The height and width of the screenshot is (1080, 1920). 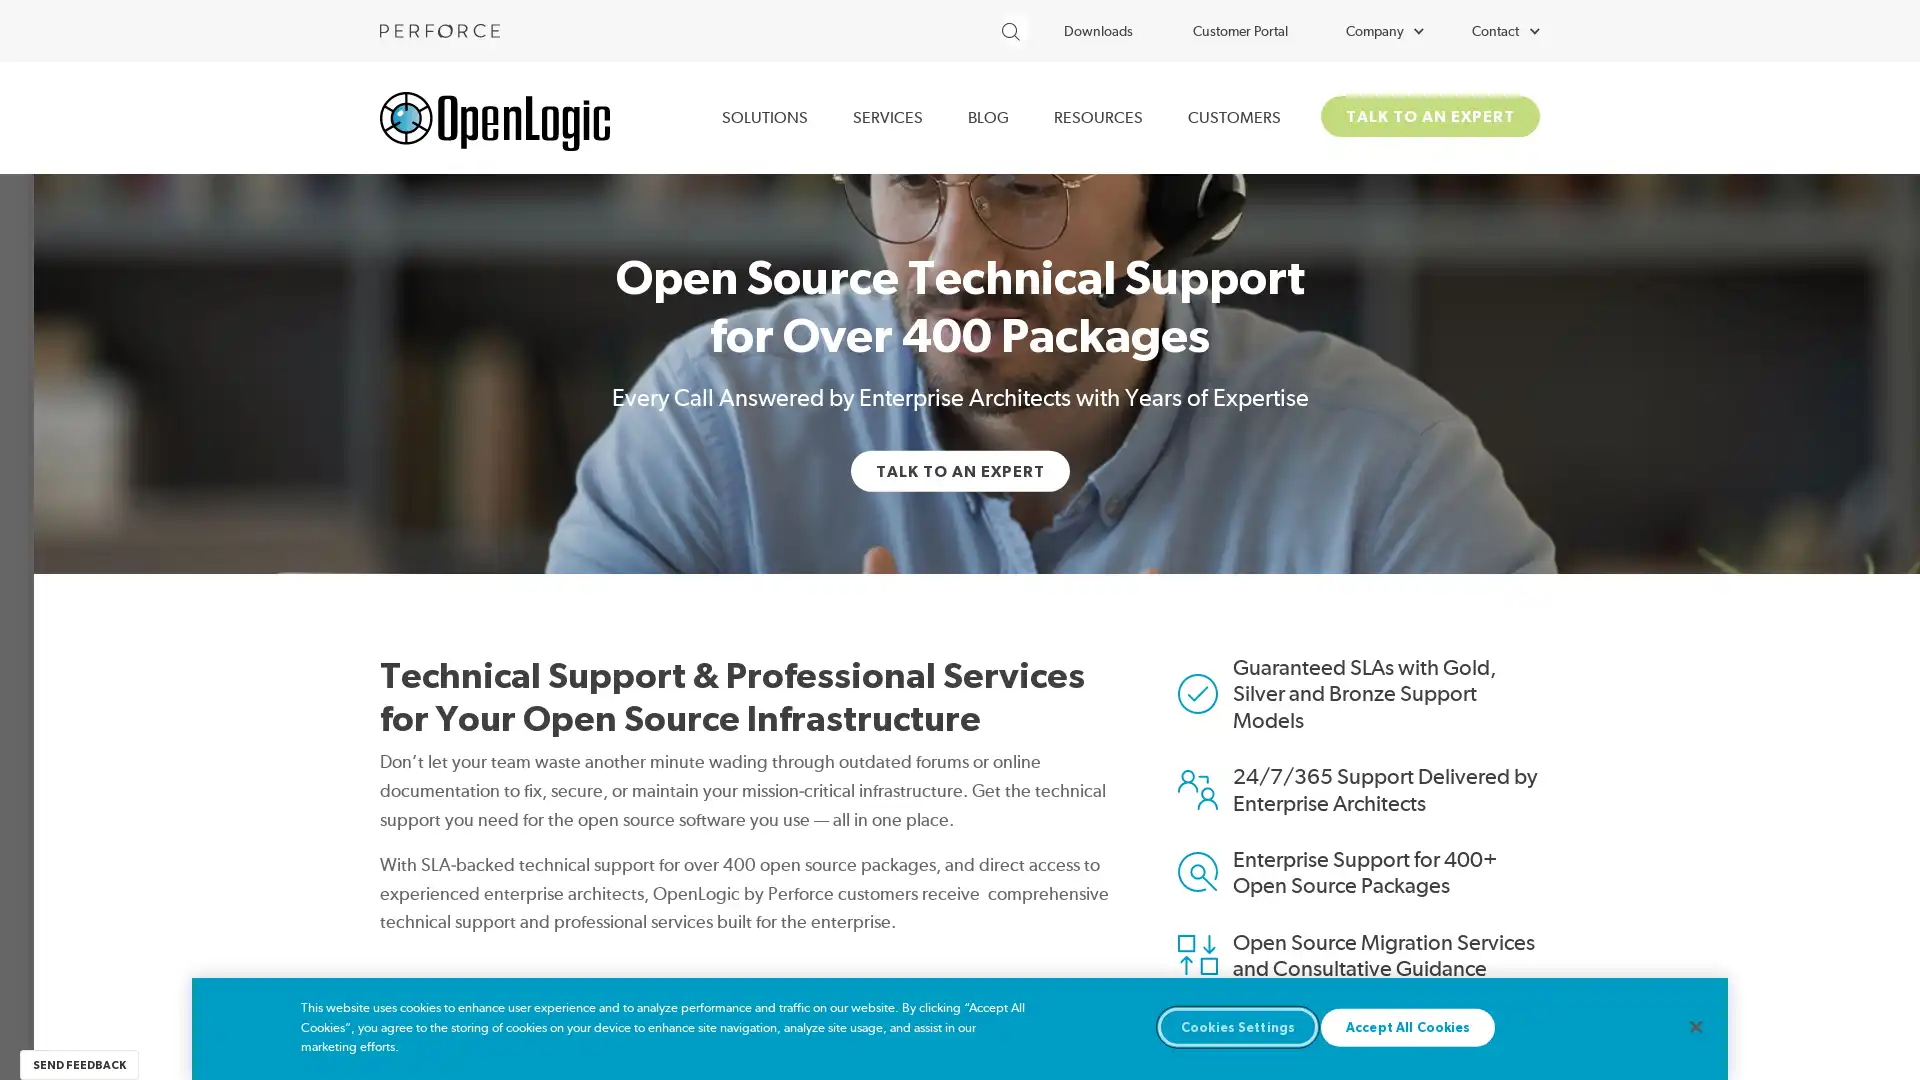 What do you see at coordinates (1406, 1026) in the screenshot?
I see `Accept All Cookies` at bounding box center [1406, 1026].